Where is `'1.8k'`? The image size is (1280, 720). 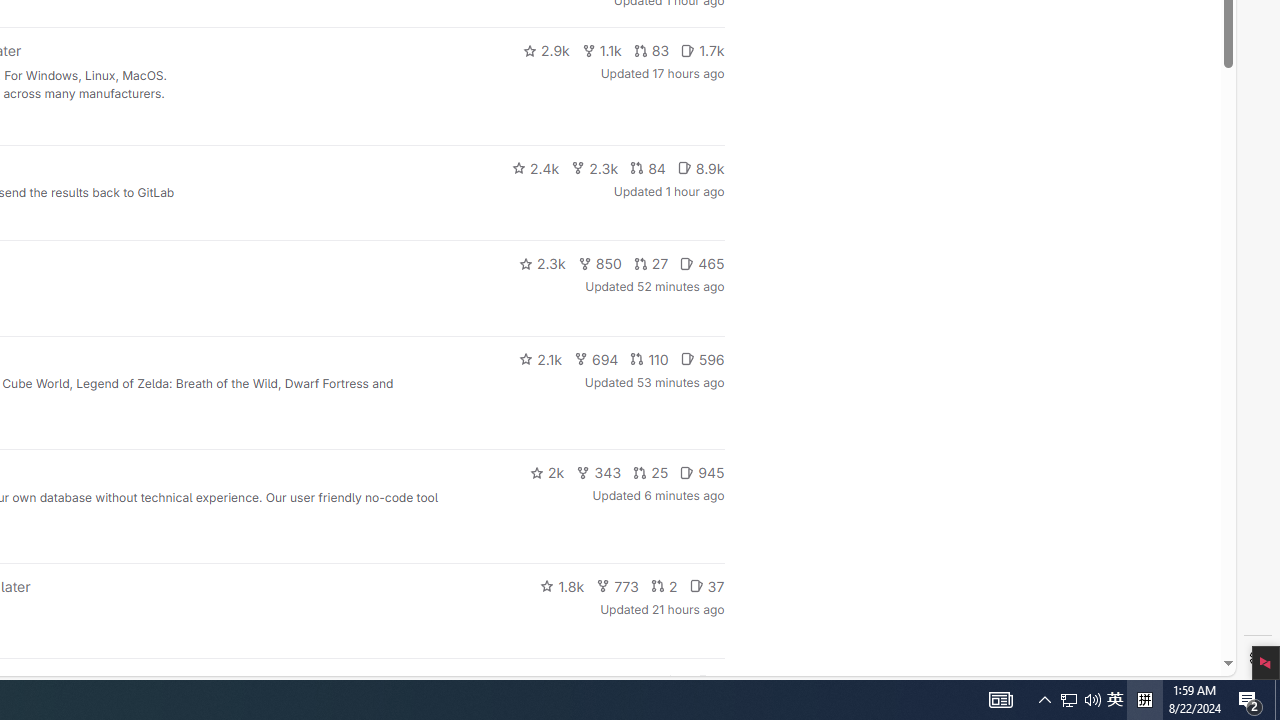 '1.8k' is located at coordinates (561, 585).